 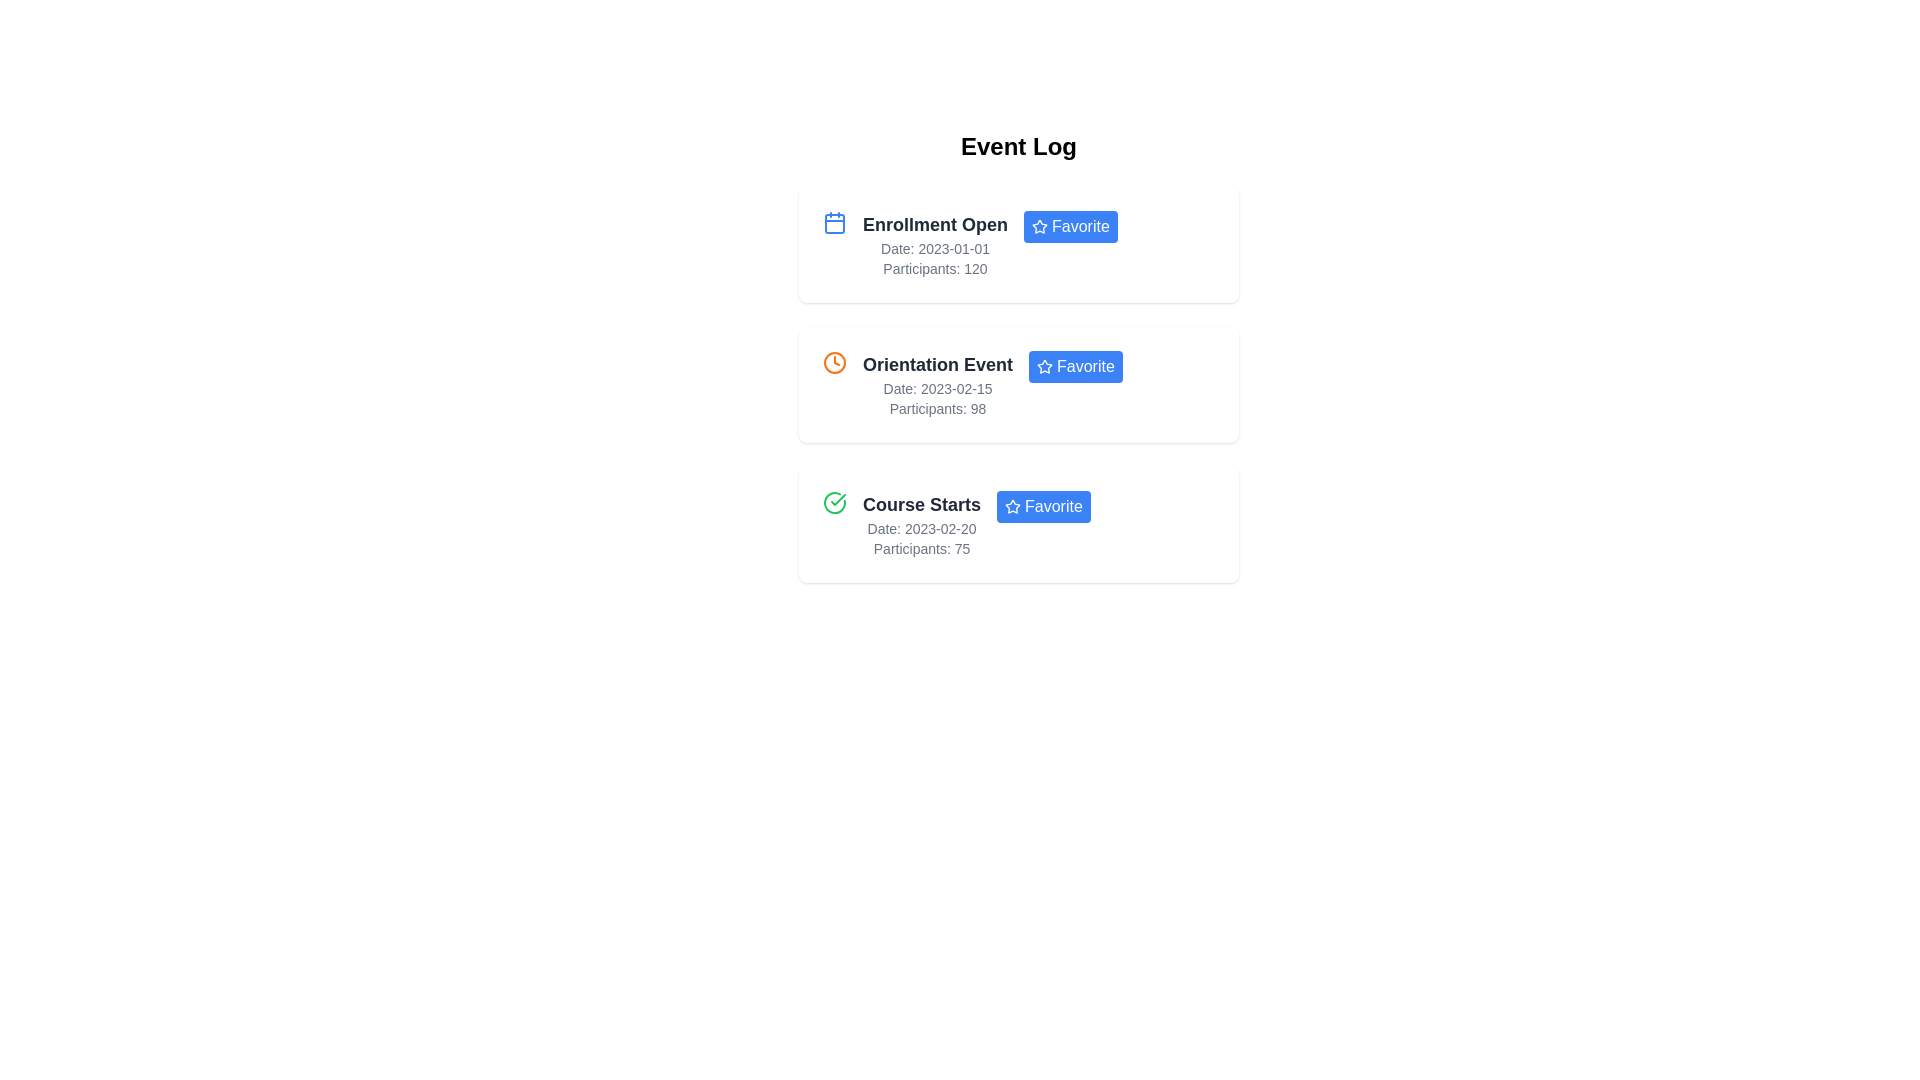 What do you see at coordinates (835, 223) in the screenshot?
I see `the SVG shape representing the day section in the calendar icon, which is centrally located within the icon to the left of the 'Enrollment Open' text in the first event item` at bounding box center [835, 223].